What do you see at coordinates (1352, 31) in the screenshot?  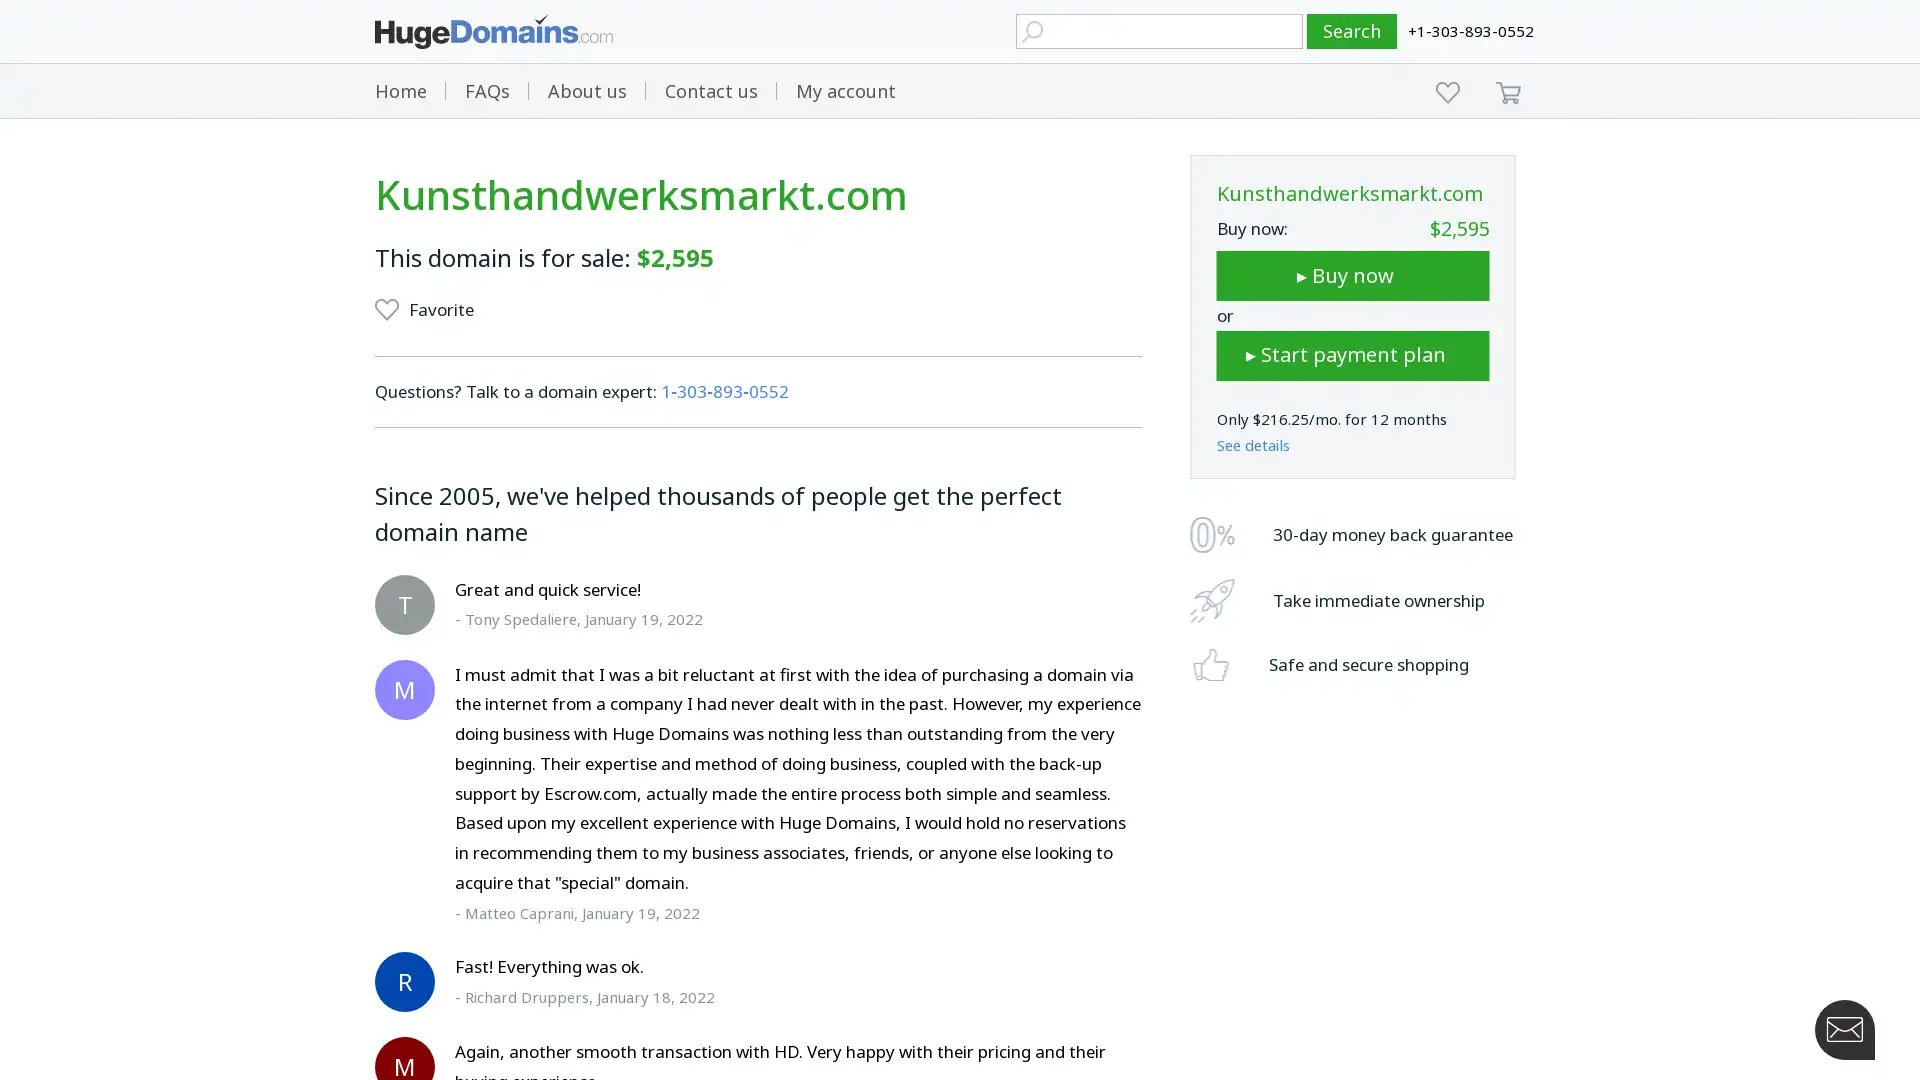 I see `Search` at bounding box center [1352, 31].